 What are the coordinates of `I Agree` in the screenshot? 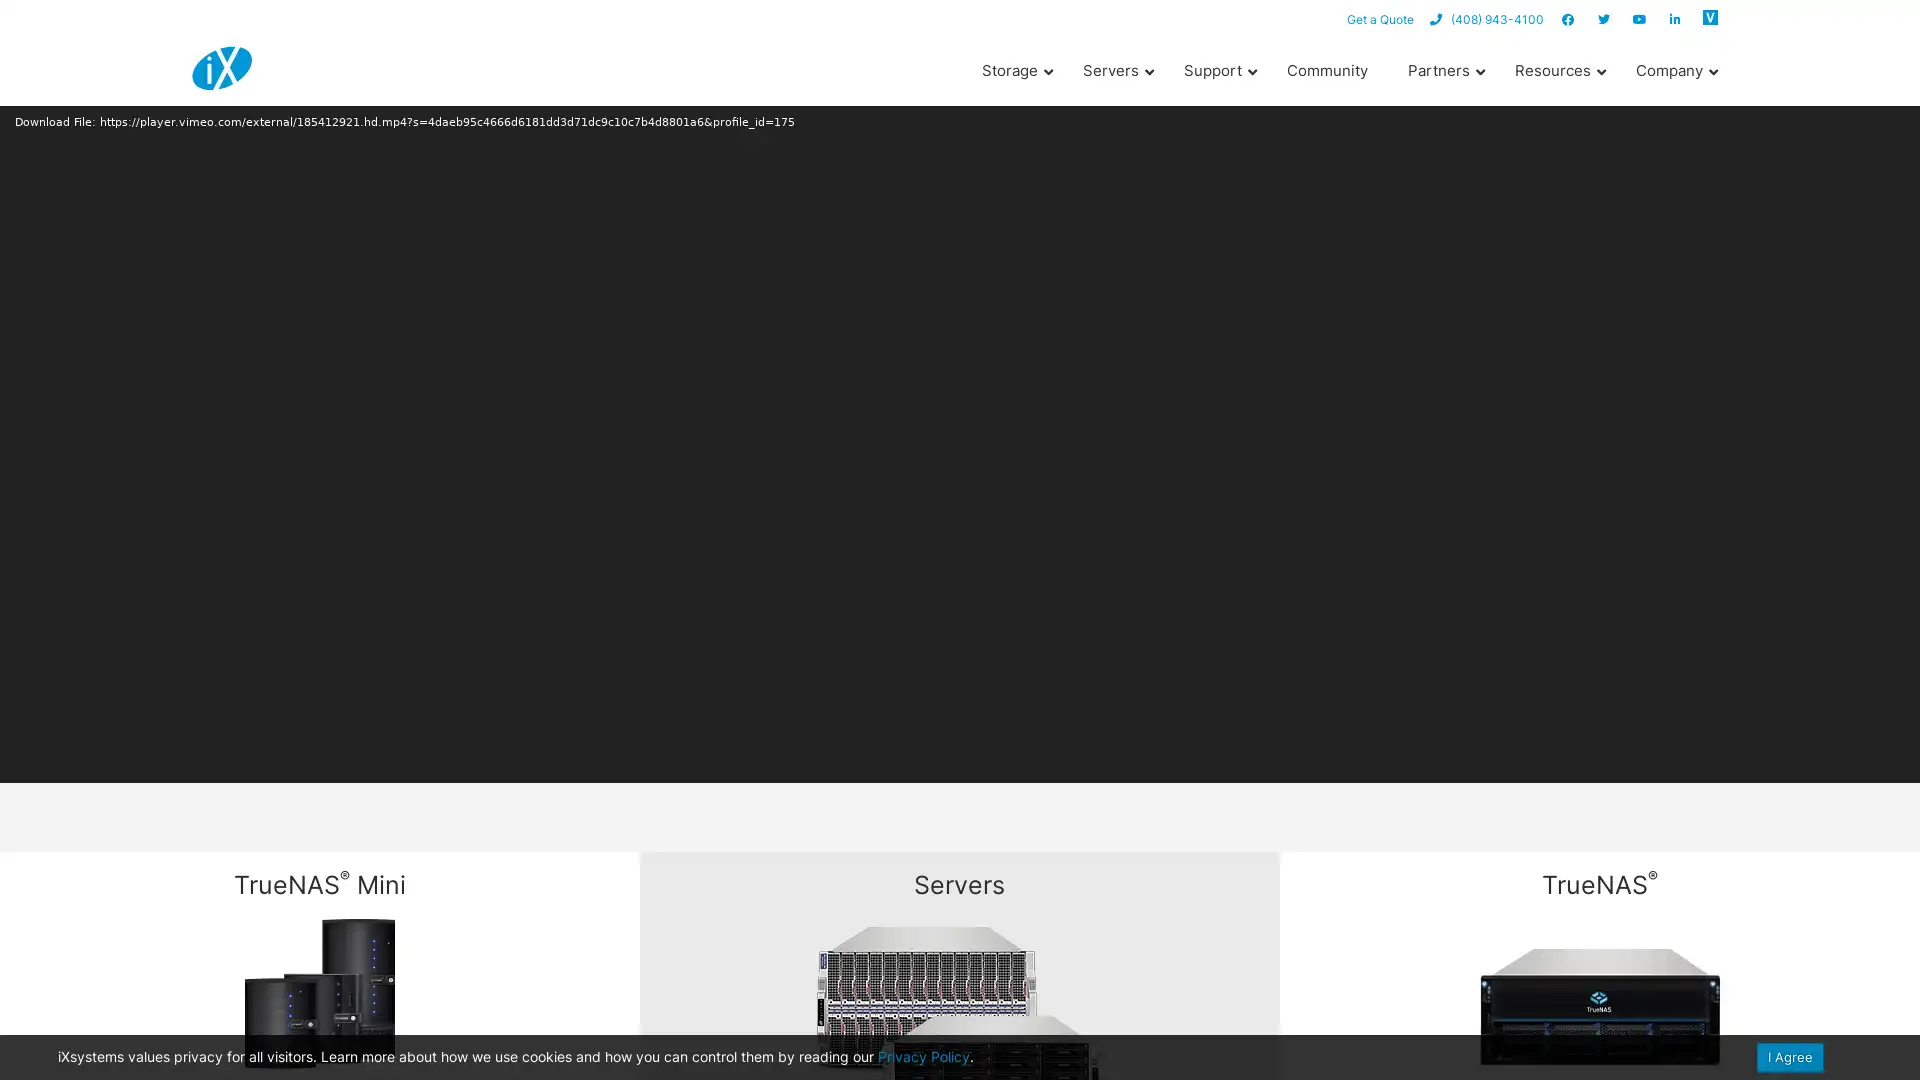 It's located at (1790, 1056).